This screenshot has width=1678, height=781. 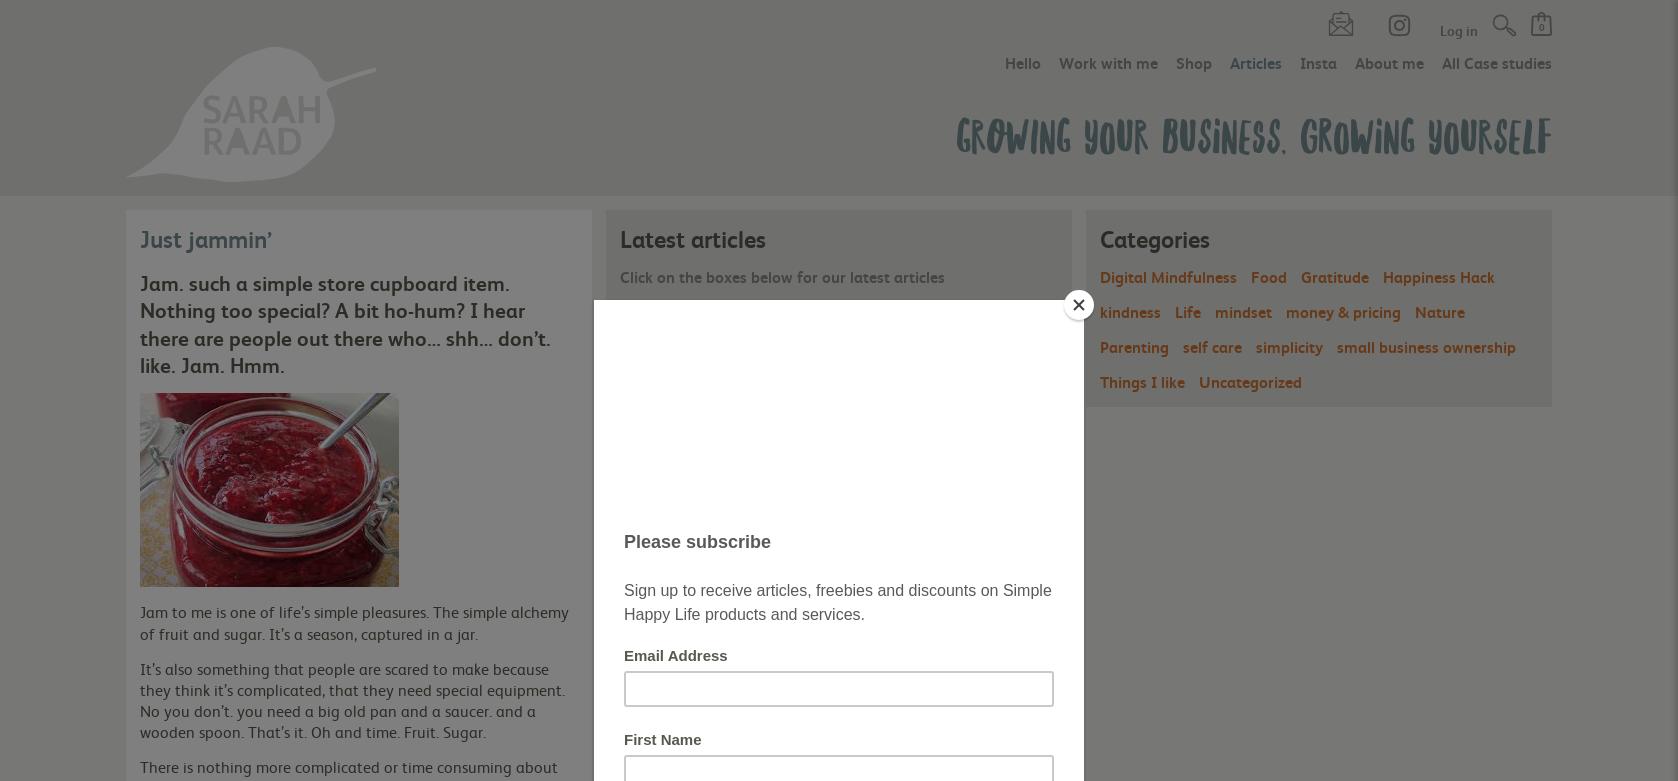 What do you see at coordinates (1154, 237) in the screenshot?
I see `'Categories'` at bounding box center [1154, 237].